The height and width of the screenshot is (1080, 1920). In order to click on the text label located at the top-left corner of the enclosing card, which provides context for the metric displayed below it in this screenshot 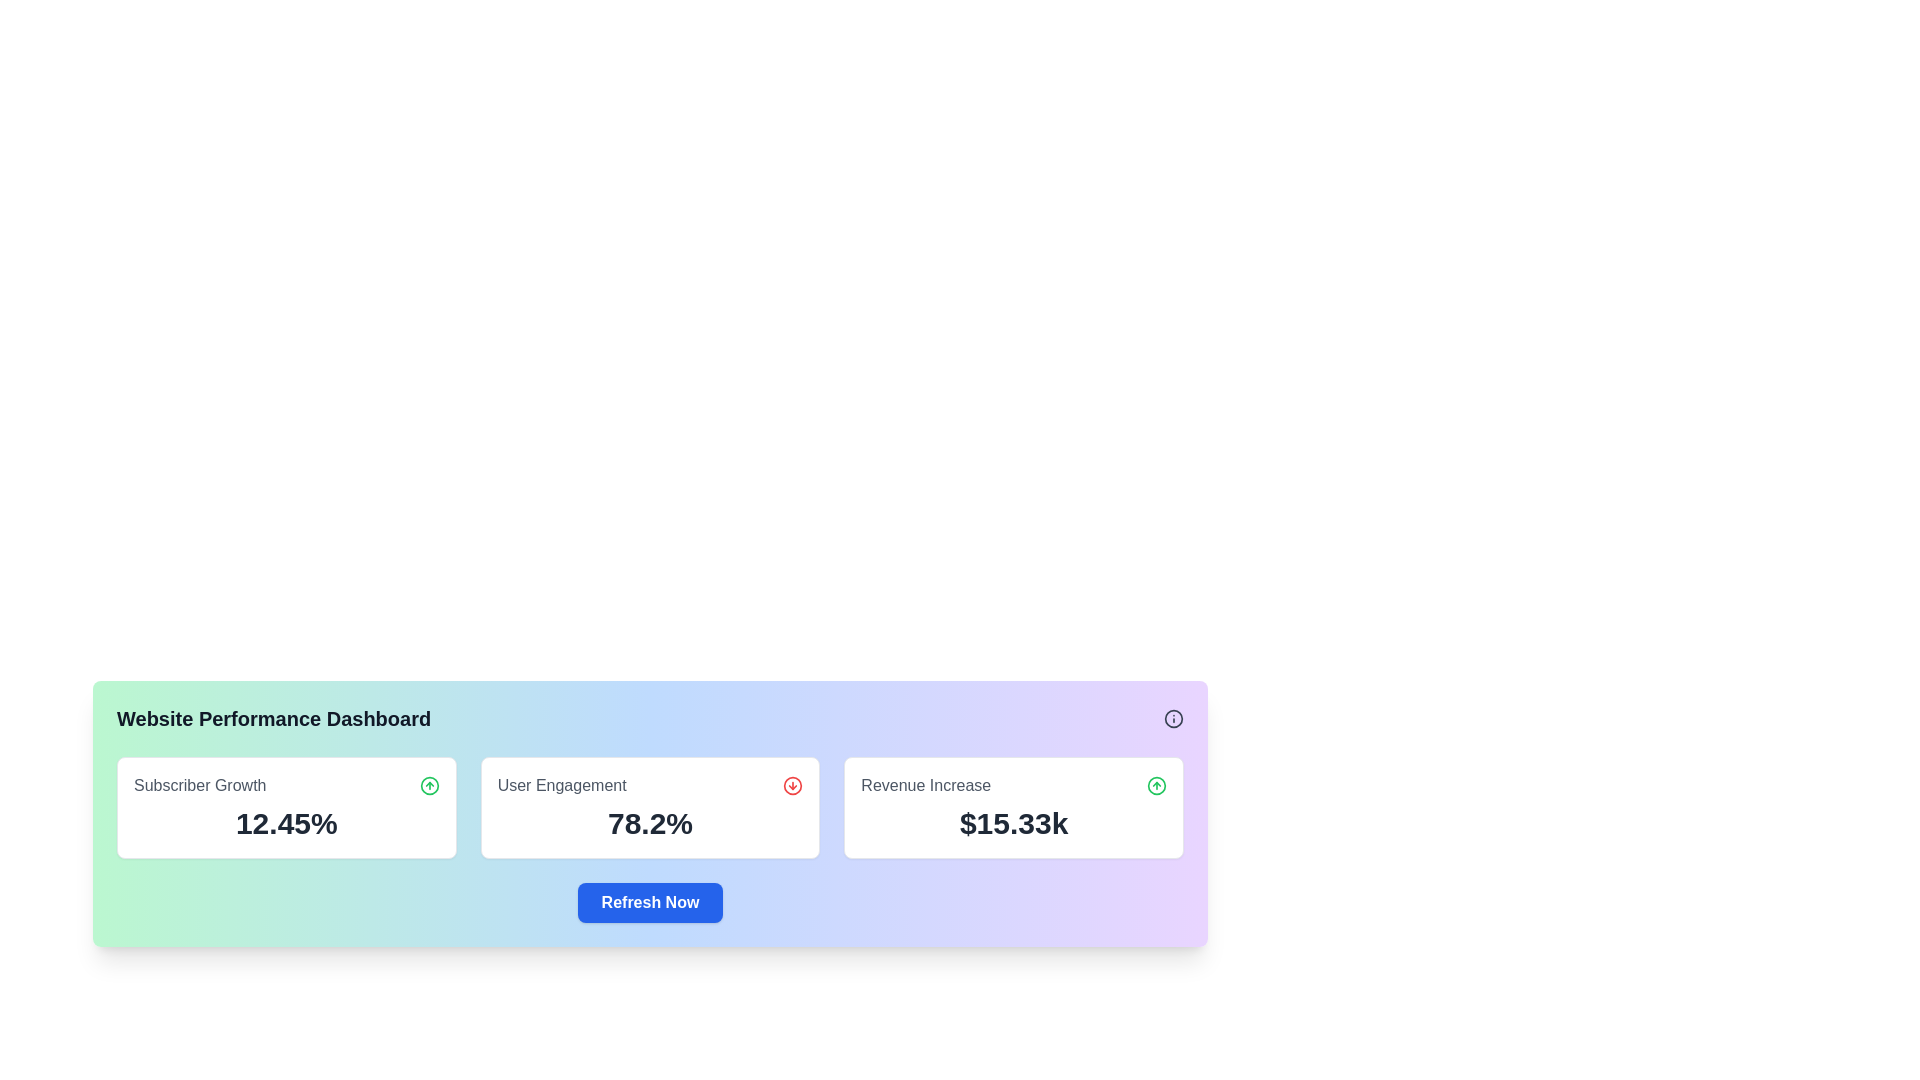, I will do `click(200, 785)`.